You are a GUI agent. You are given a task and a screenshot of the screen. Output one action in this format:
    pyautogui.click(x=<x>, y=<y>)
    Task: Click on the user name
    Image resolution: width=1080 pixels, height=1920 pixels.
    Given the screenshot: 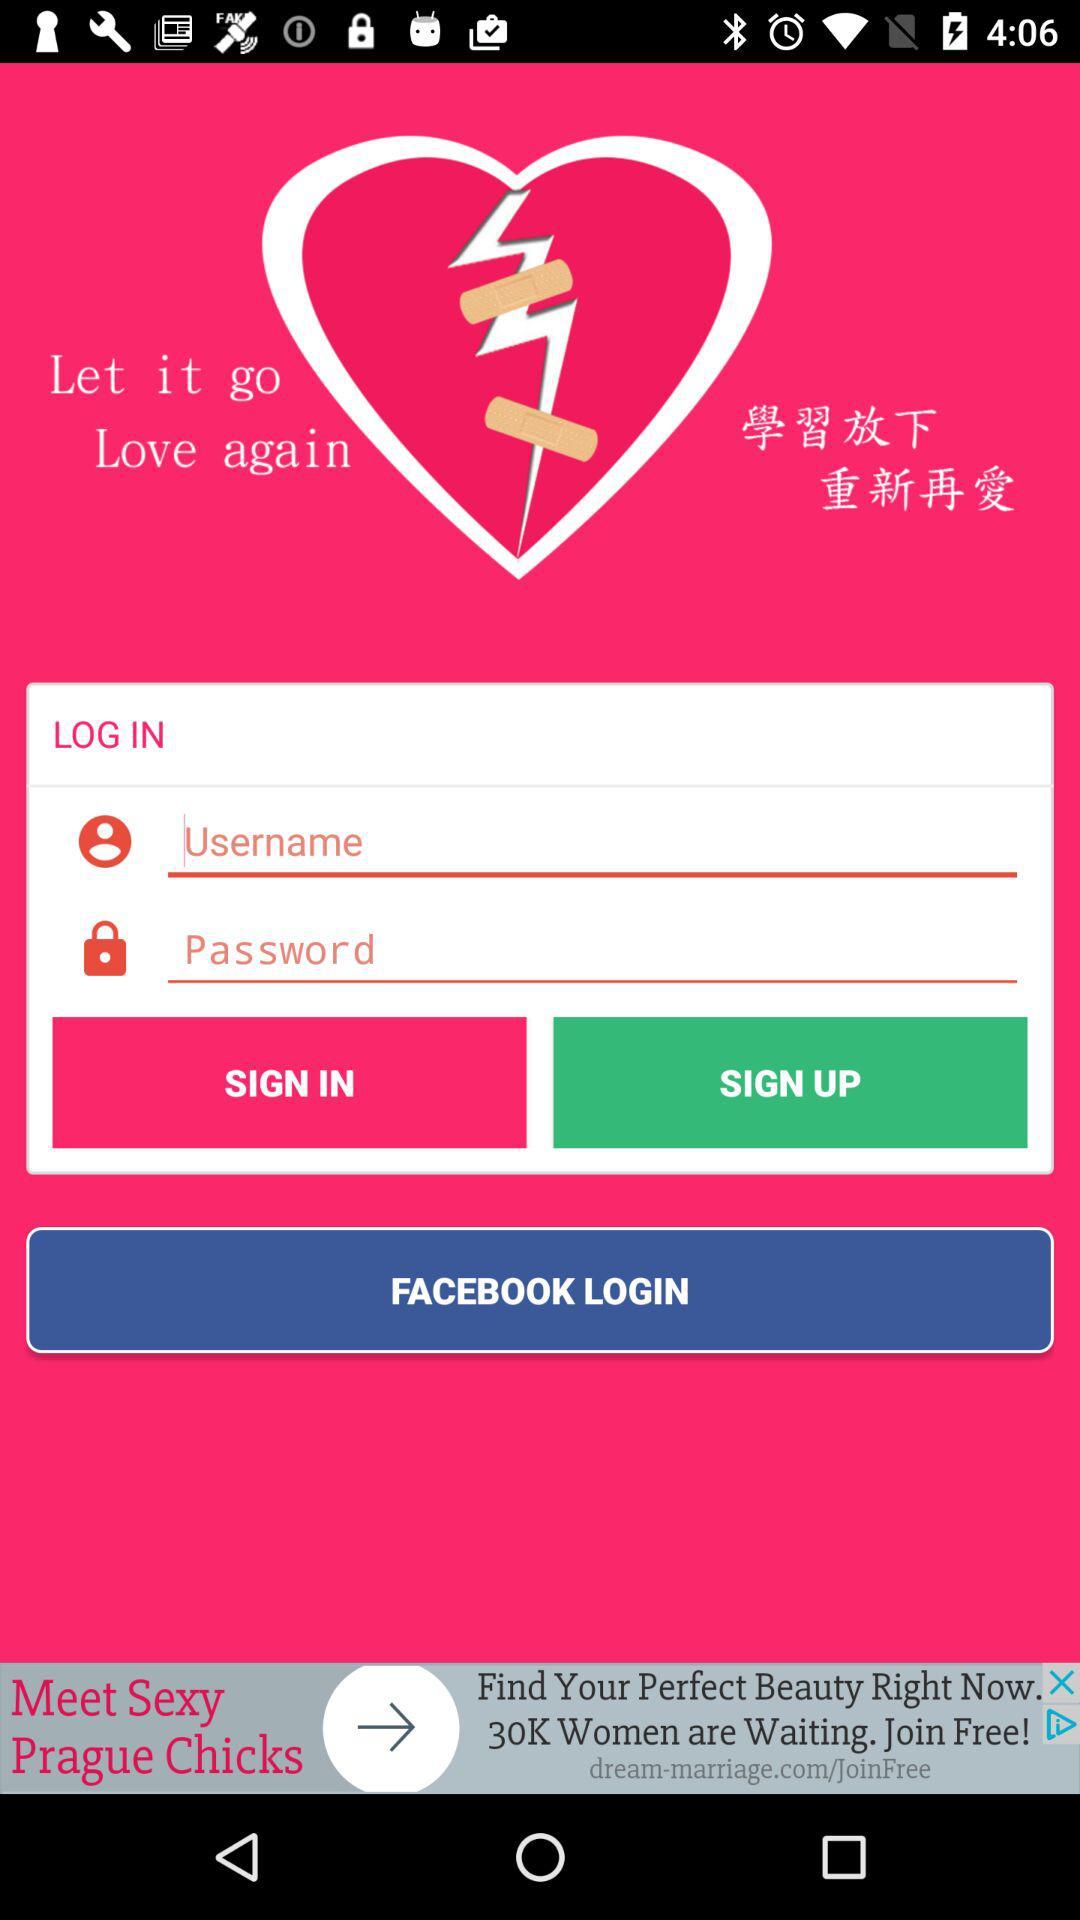 What is the action you would take?
    pyautogui.click(x=591, y=841)
    